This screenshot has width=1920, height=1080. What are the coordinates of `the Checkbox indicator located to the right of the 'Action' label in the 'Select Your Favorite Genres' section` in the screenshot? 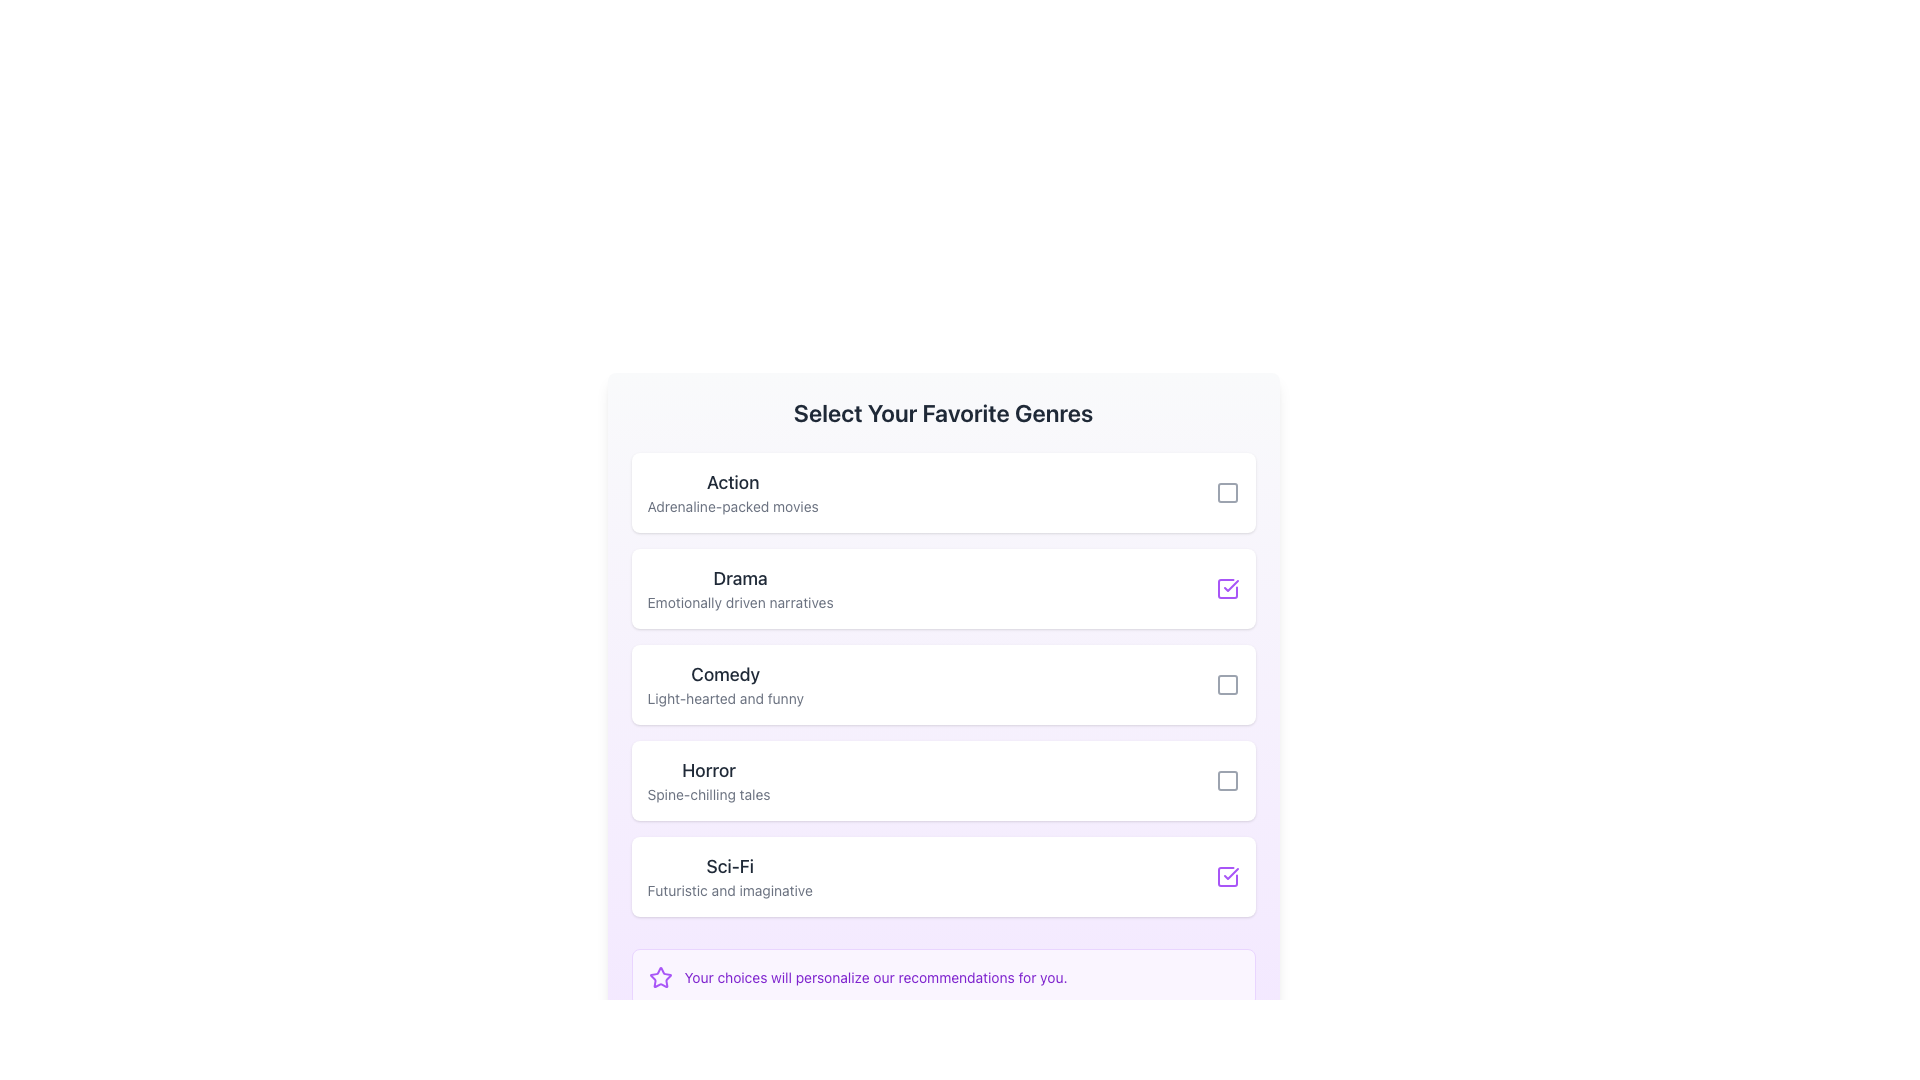 It's located at (1226, 493).